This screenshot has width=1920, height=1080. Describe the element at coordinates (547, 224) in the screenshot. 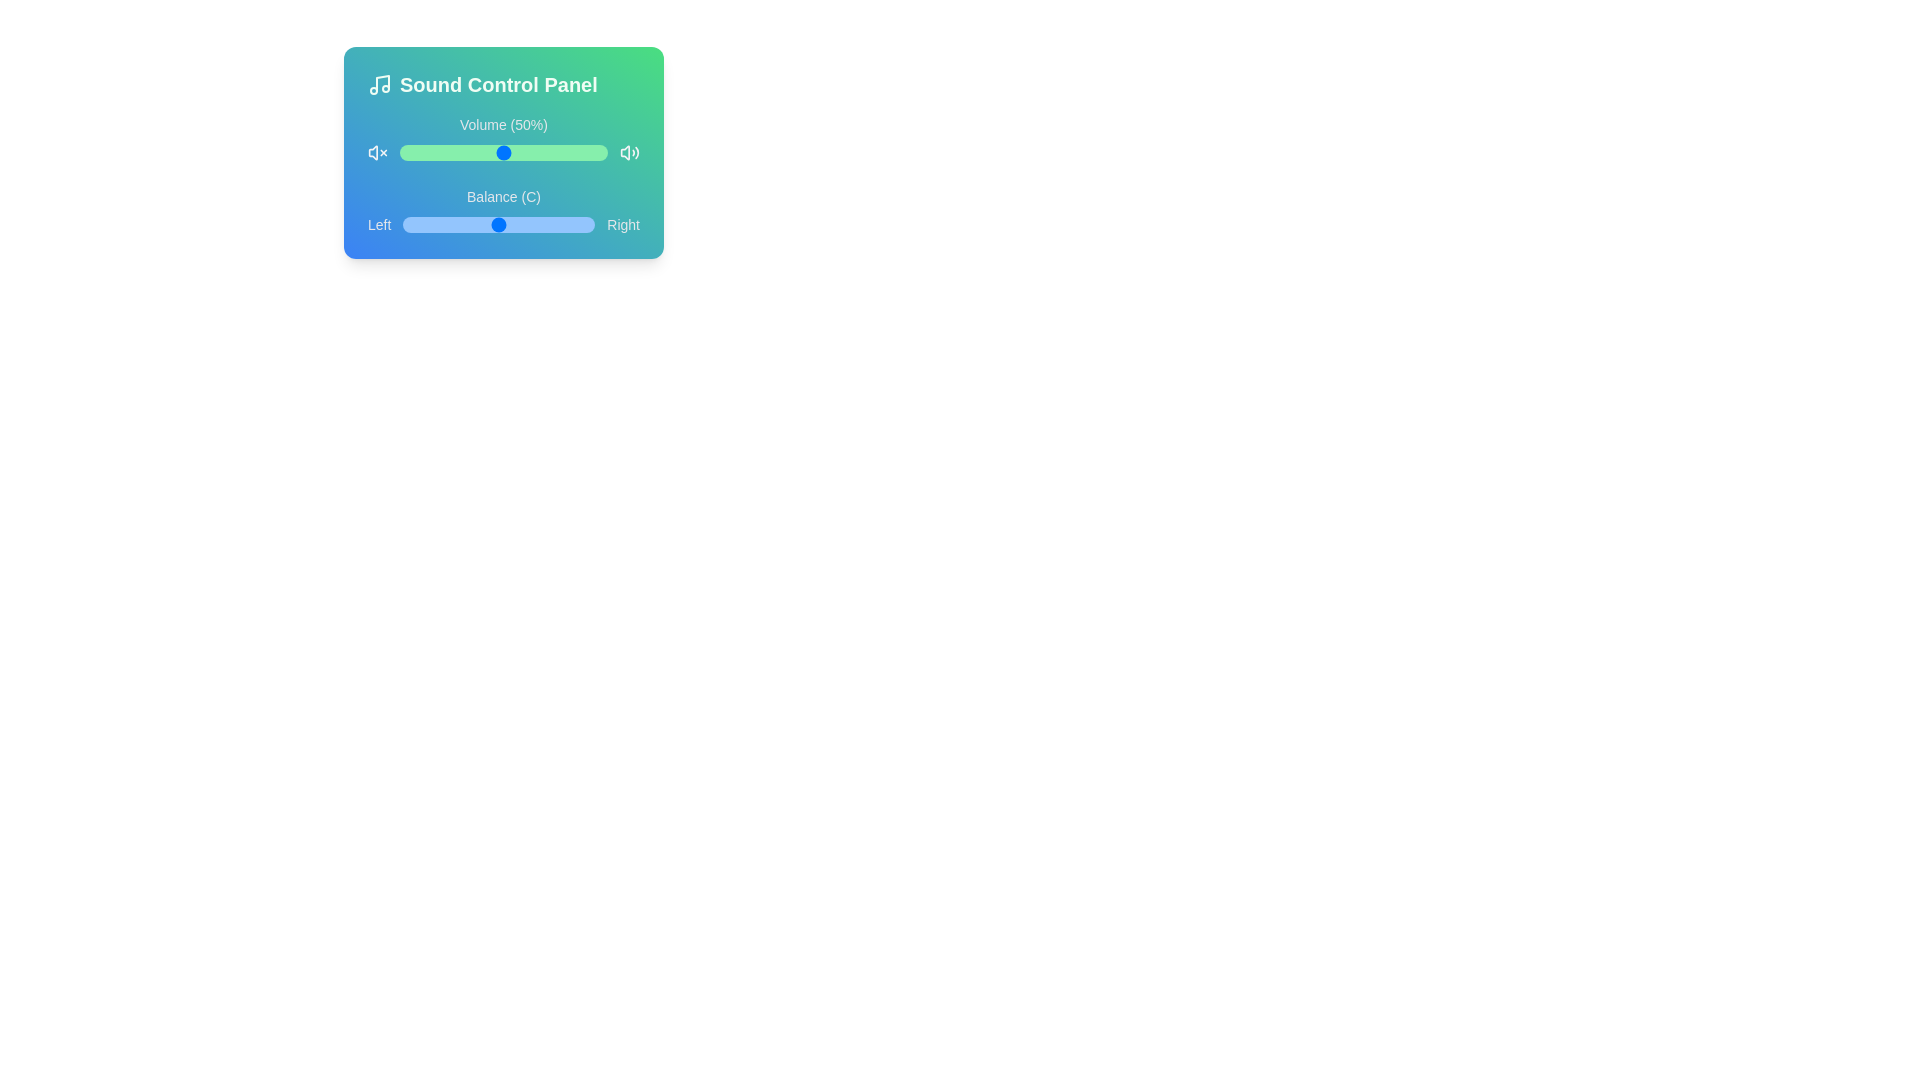

I see `the balance` at that location.